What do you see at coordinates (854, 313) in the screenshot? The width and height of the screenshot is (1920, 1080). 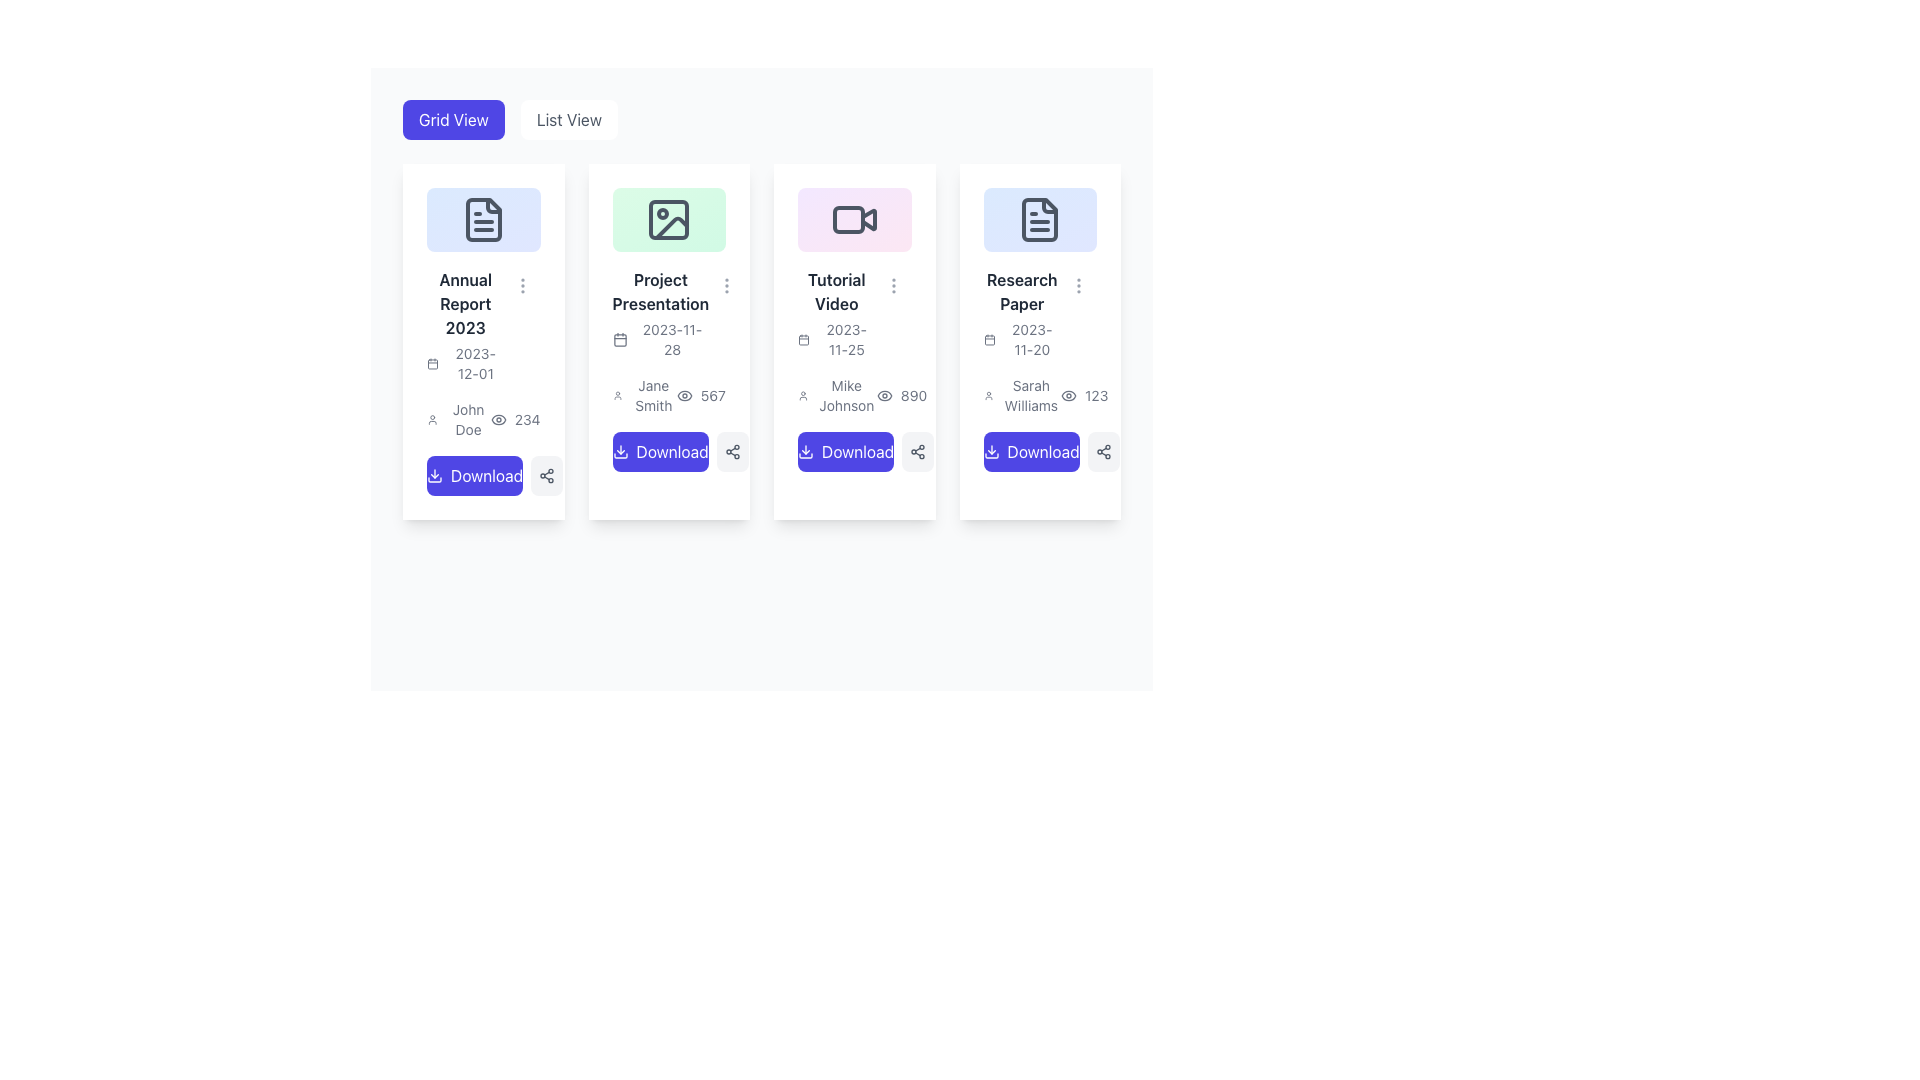 I see `the text display element that provides a brief description and the date associated with a tutorial video` at bounding box center [854, 313].